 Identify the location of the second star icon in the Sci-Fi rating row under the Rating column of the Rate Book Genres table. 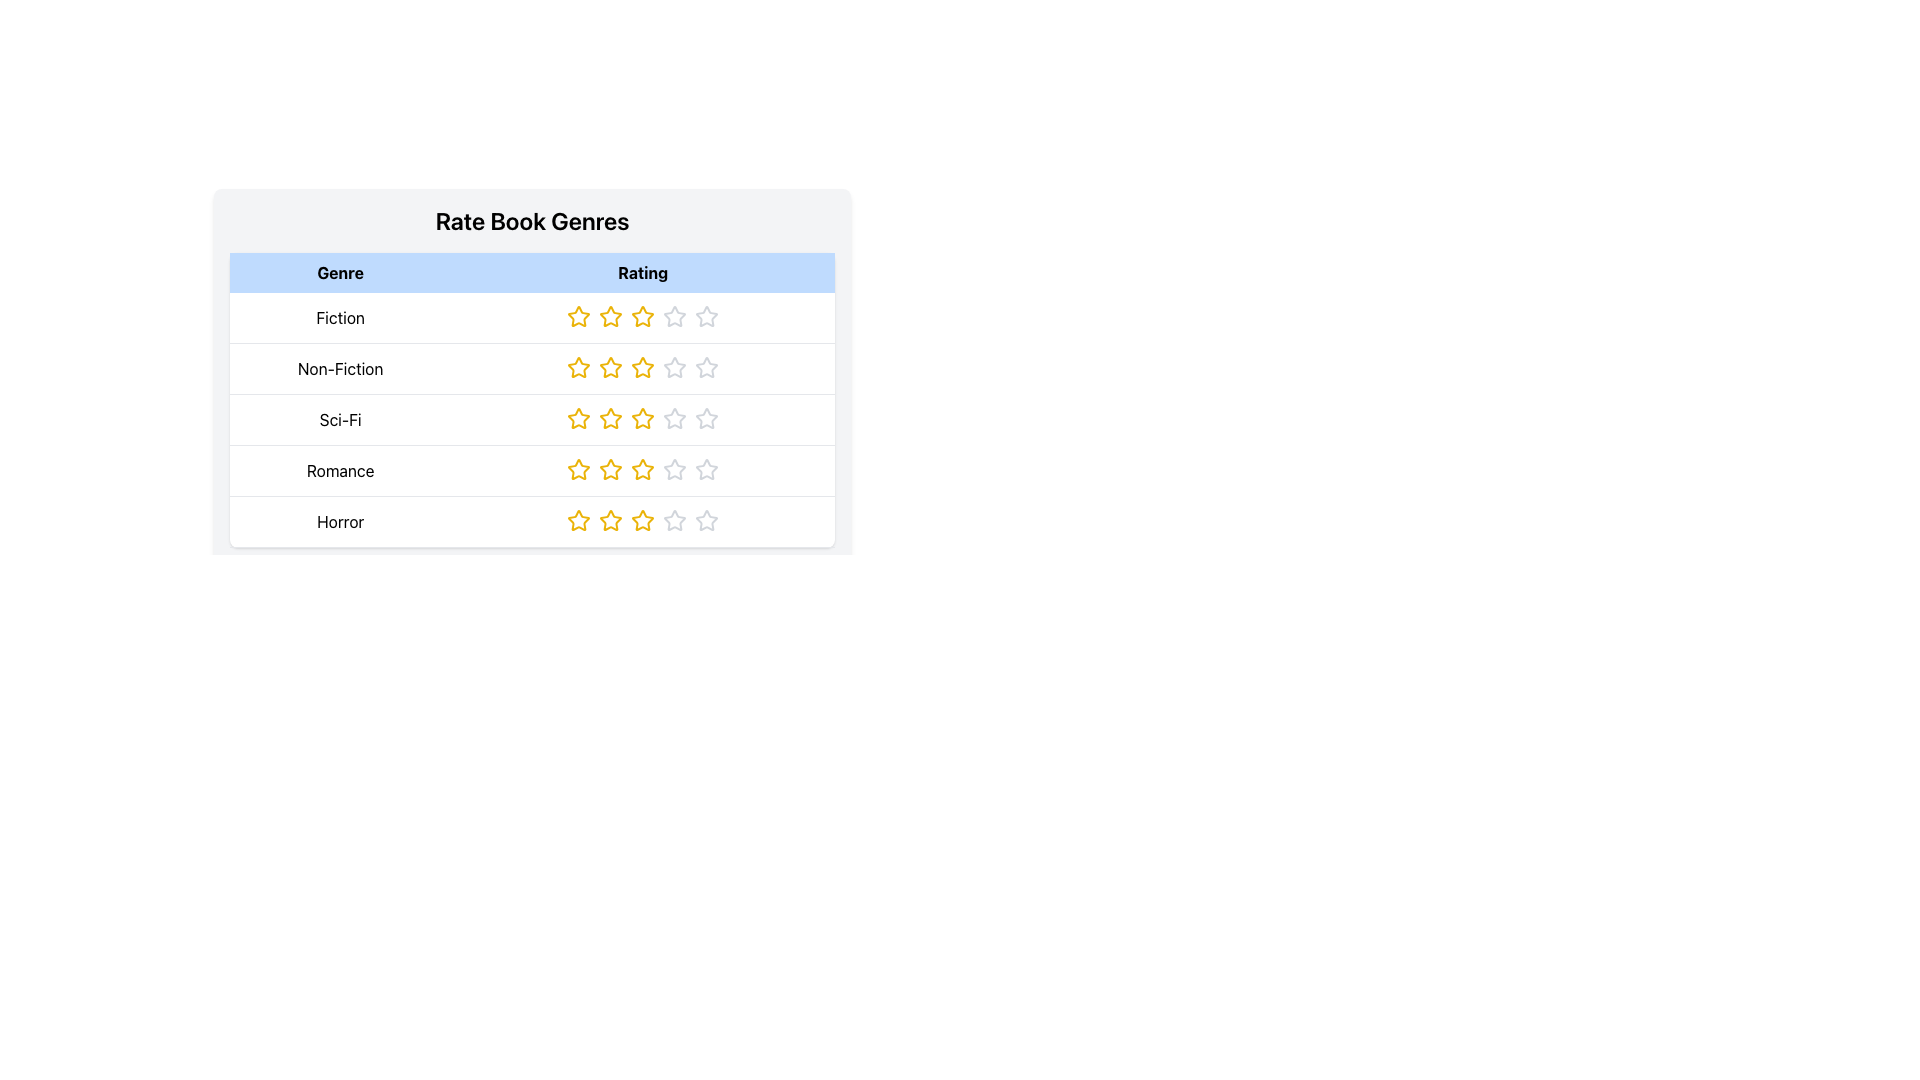
(578, 417).